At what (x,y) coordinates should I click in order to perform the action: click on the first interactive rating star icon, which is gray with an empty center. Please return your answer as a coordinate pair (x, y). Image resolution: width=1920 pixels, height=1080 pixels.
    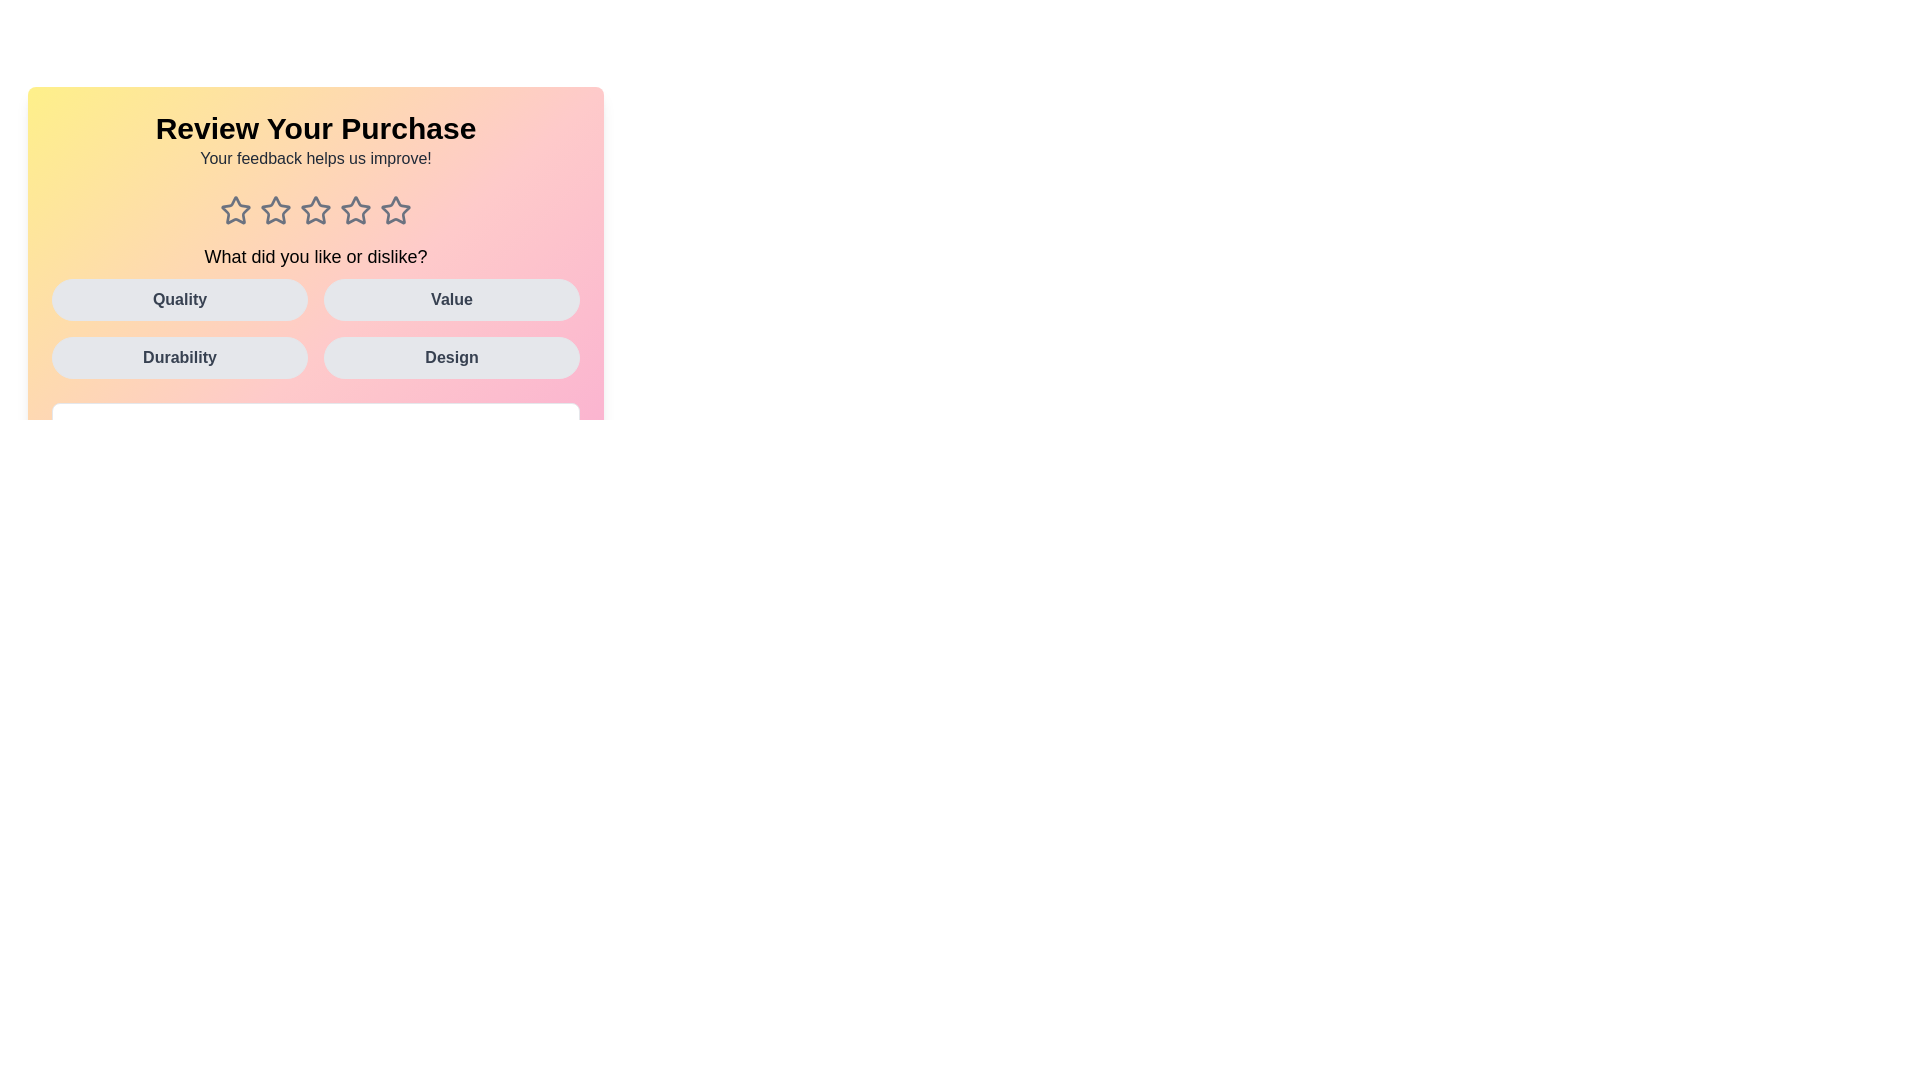
    Looking at the image, I should click on (235, 211).